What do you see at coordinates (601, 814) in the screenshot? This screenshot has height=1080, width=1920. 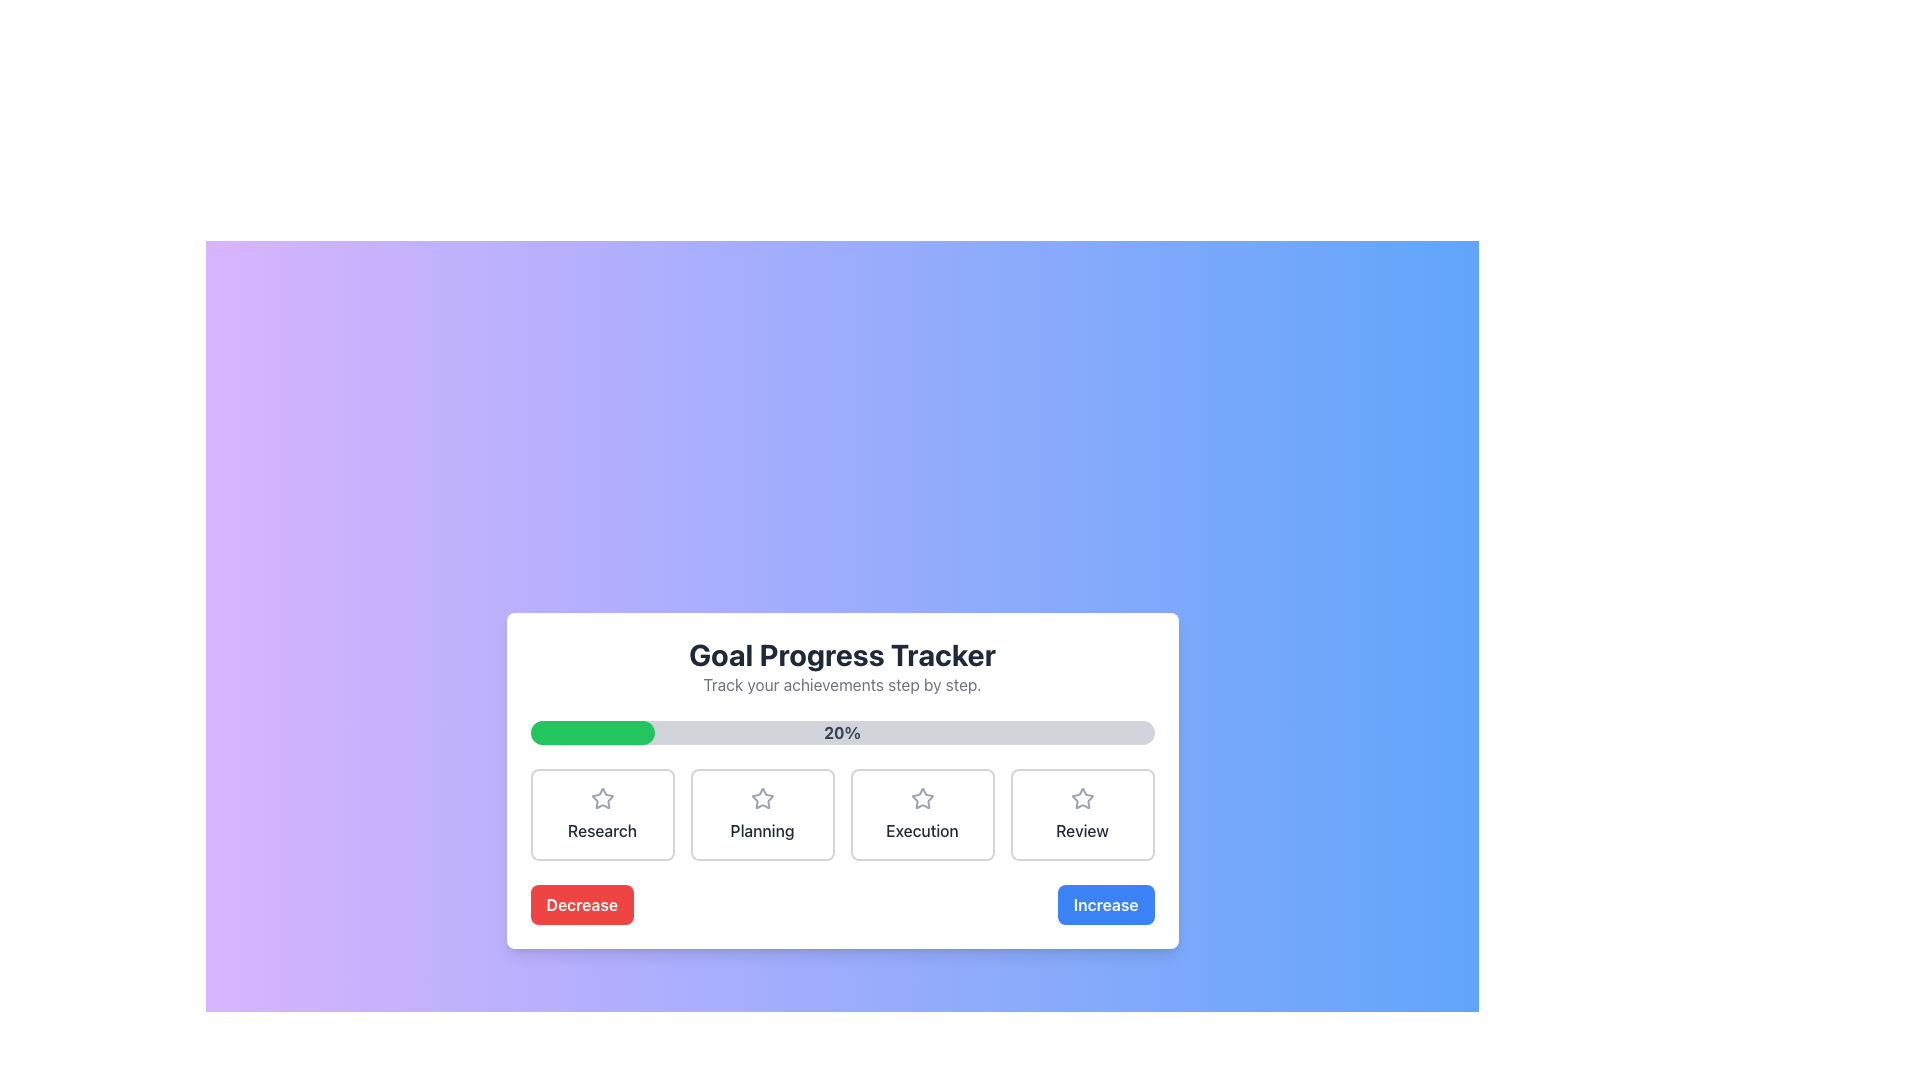 I see `the 'Research' card UI component` at bounding box center [601, 814].